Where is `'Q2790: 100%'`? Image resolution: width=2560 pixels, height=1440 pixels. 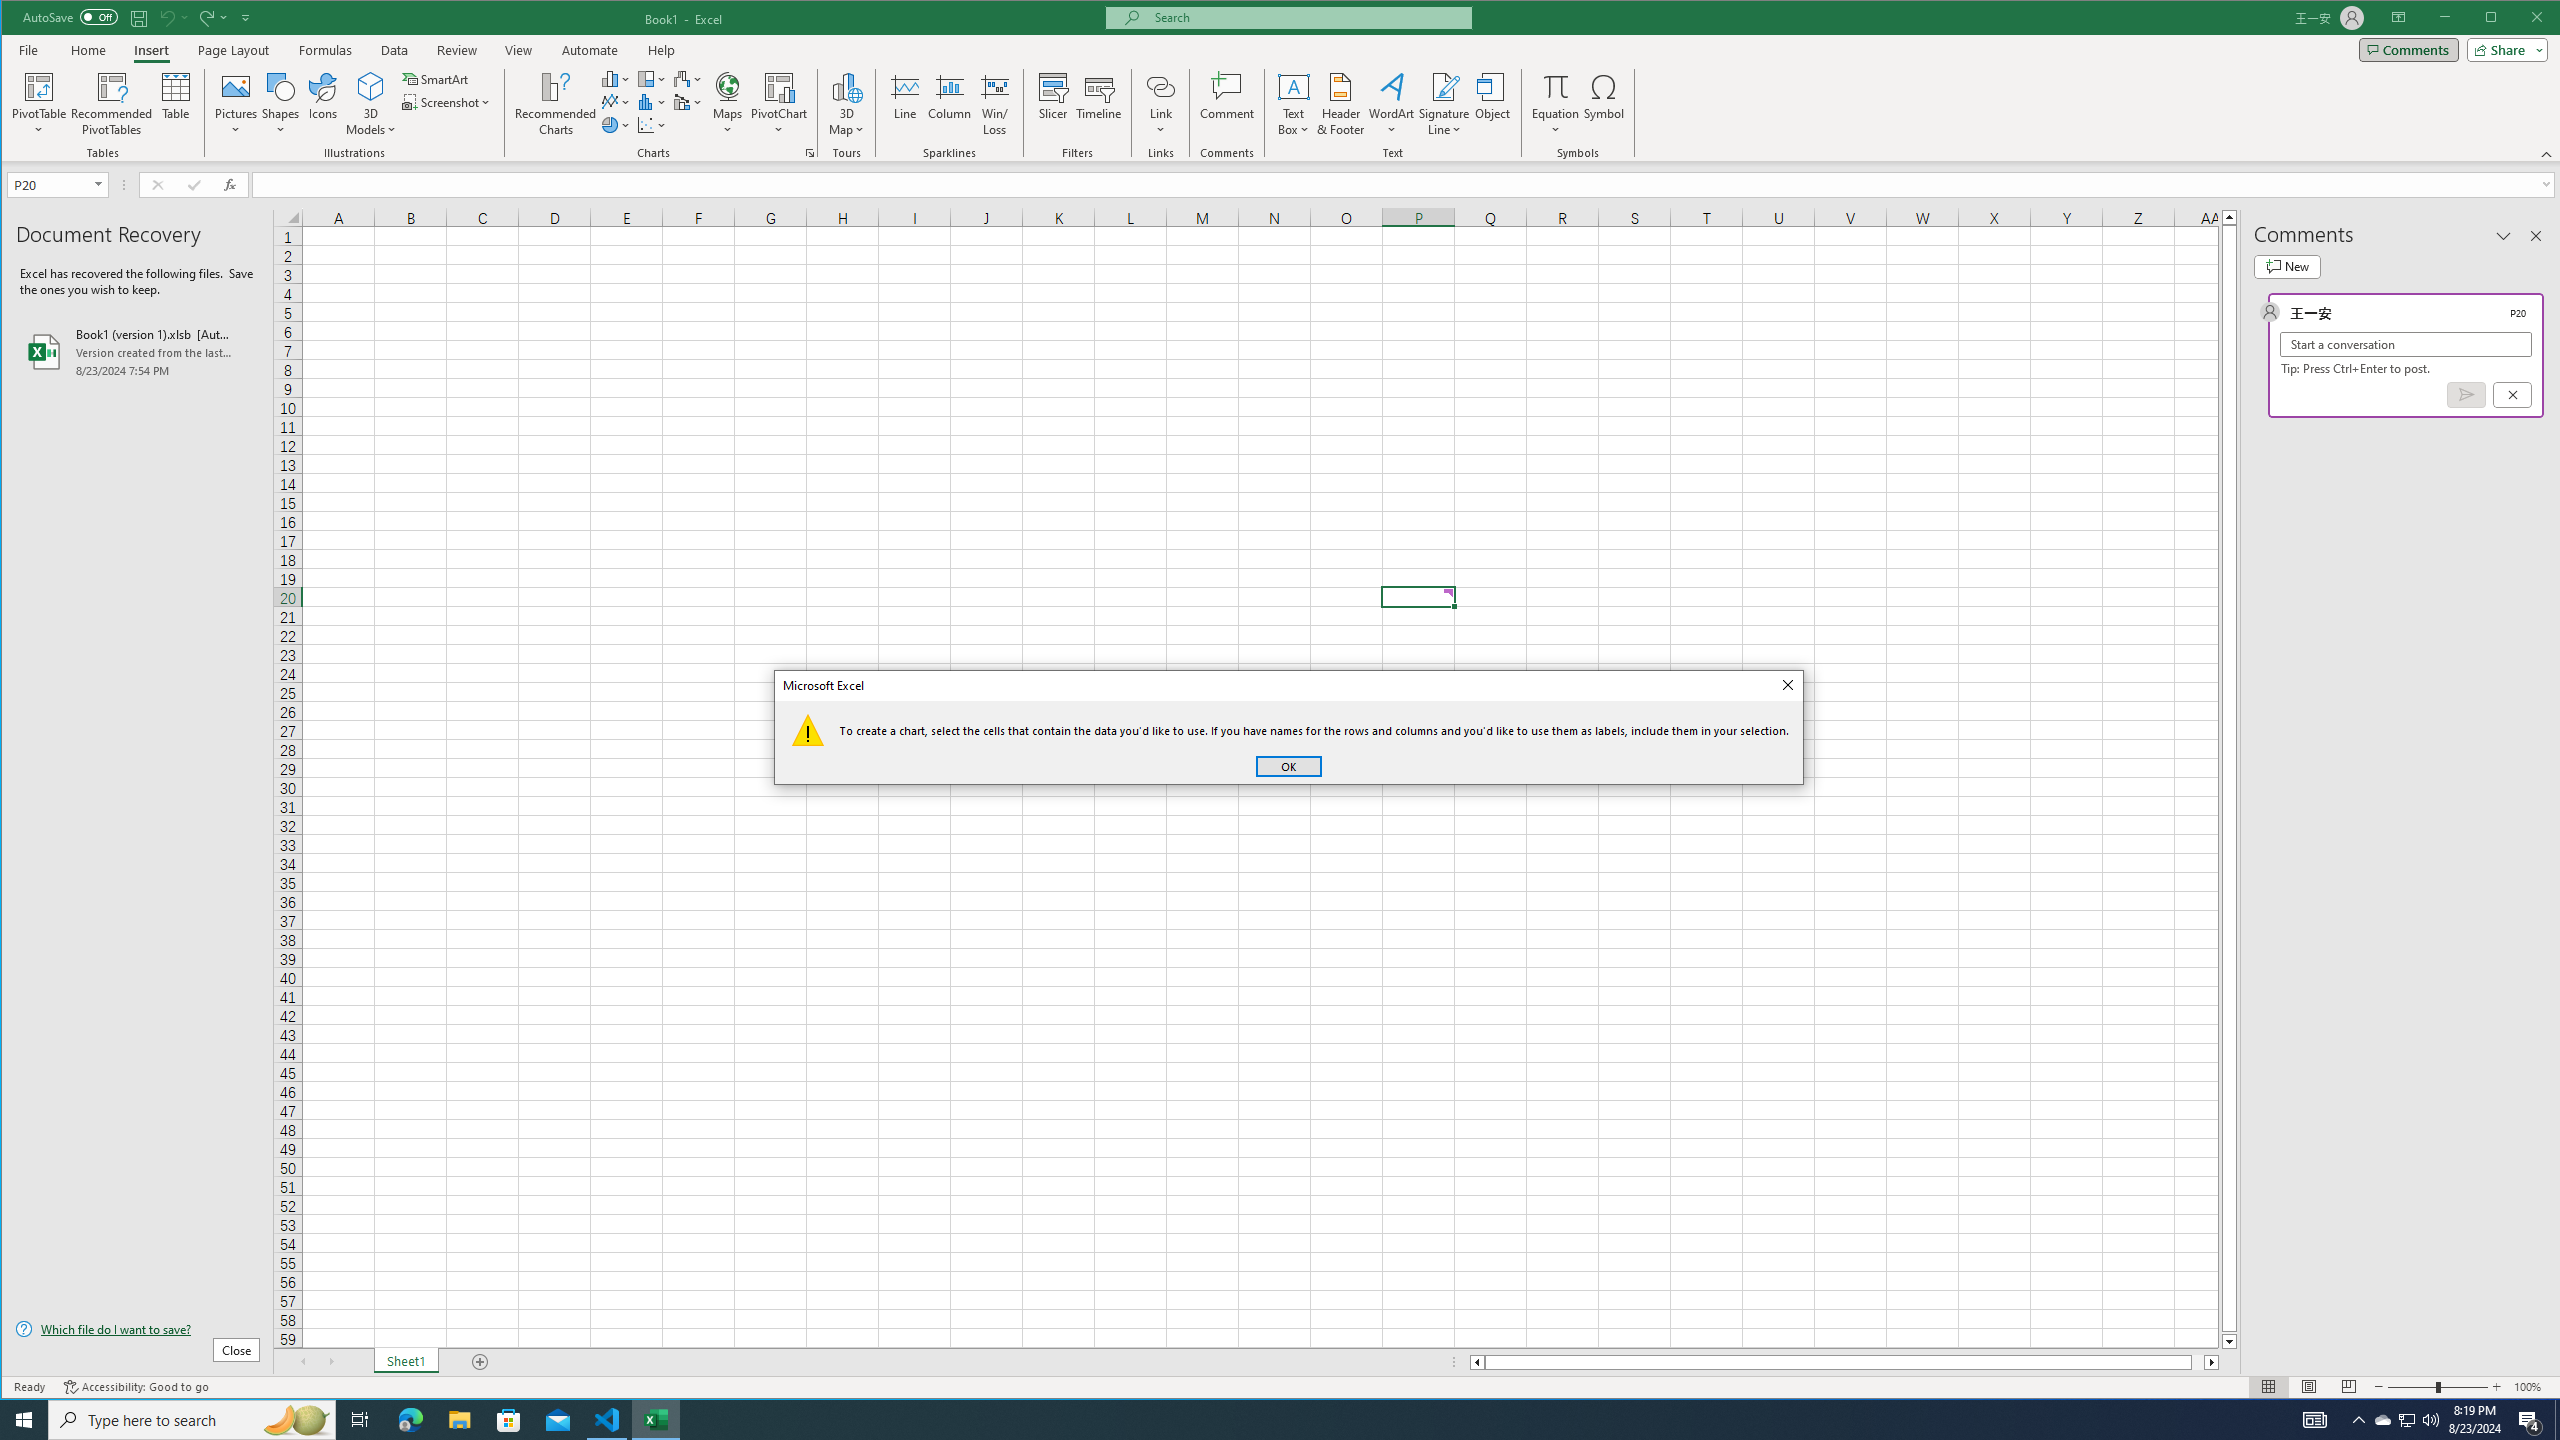
'Q2790: 100%' is located at coordinates (2429, 1418).